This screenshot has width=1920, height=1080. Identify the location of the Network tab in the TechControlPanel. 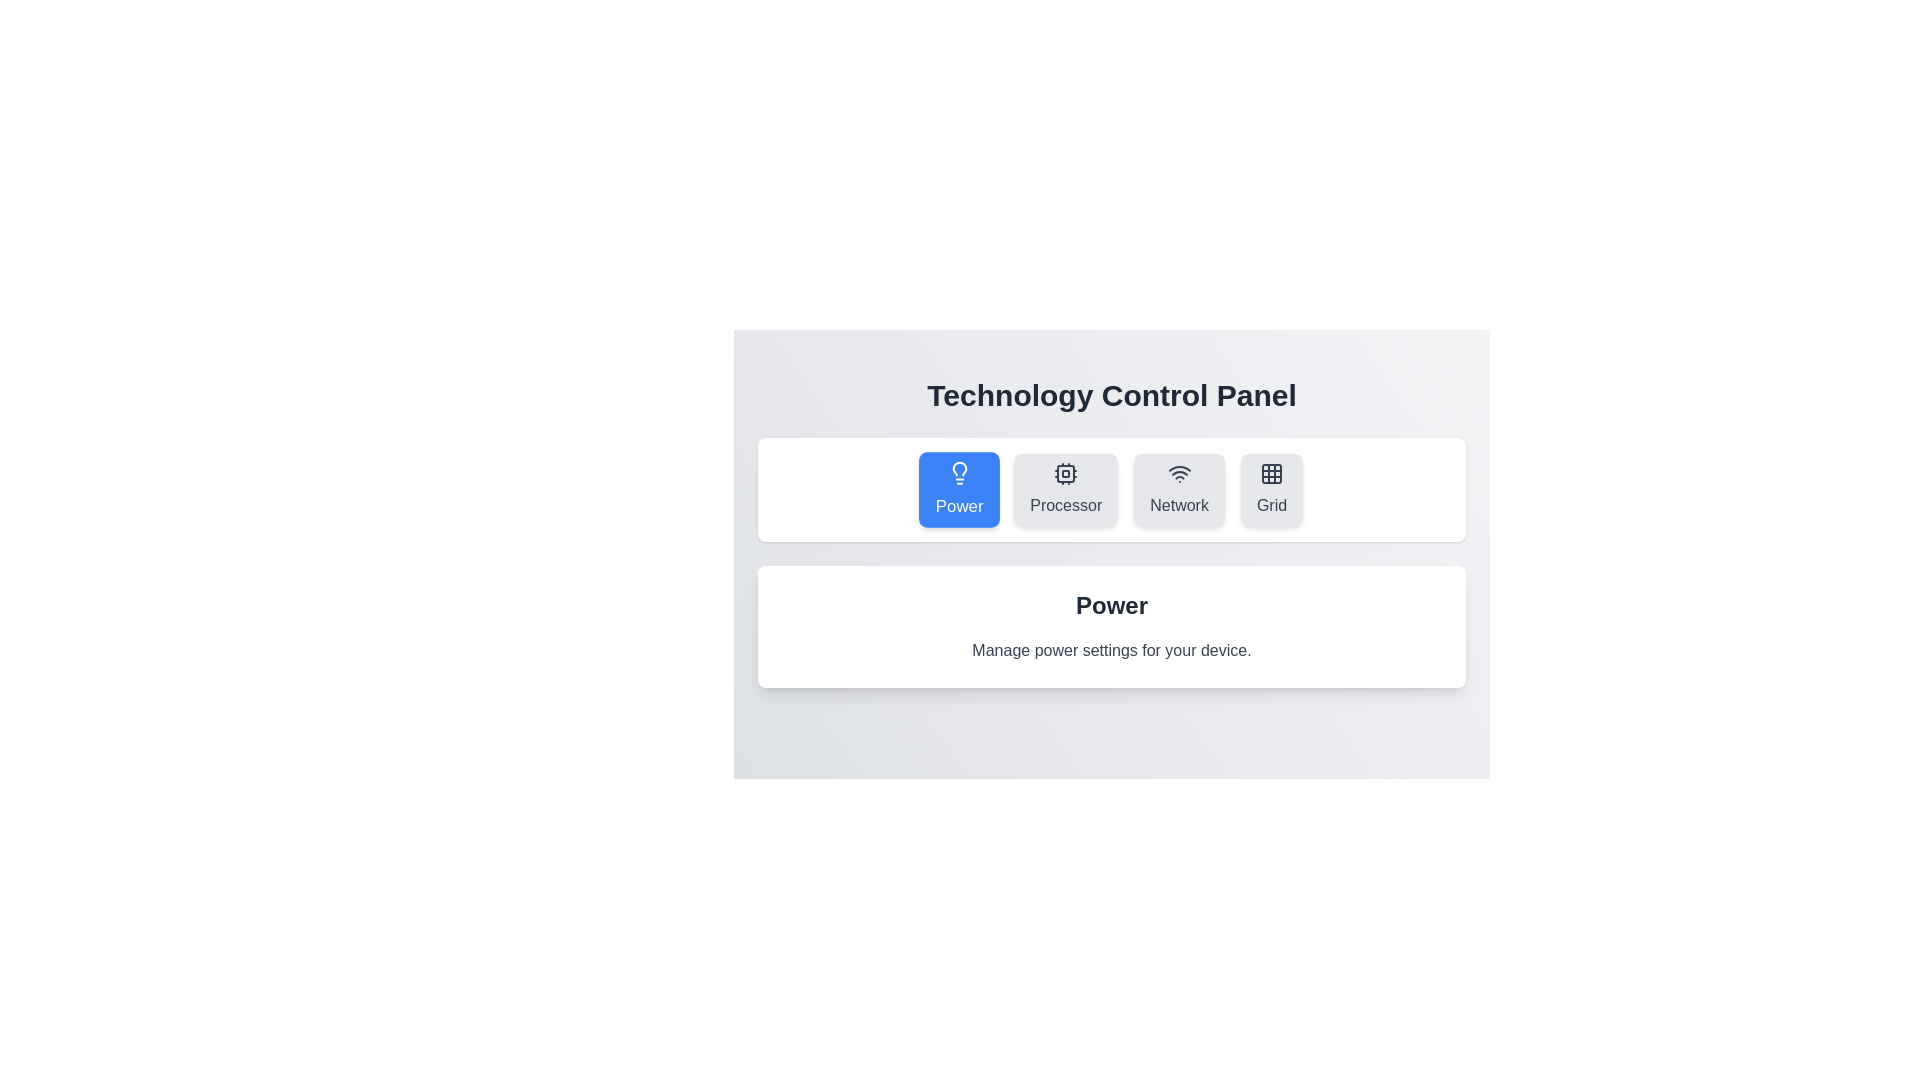
(1179, 489).